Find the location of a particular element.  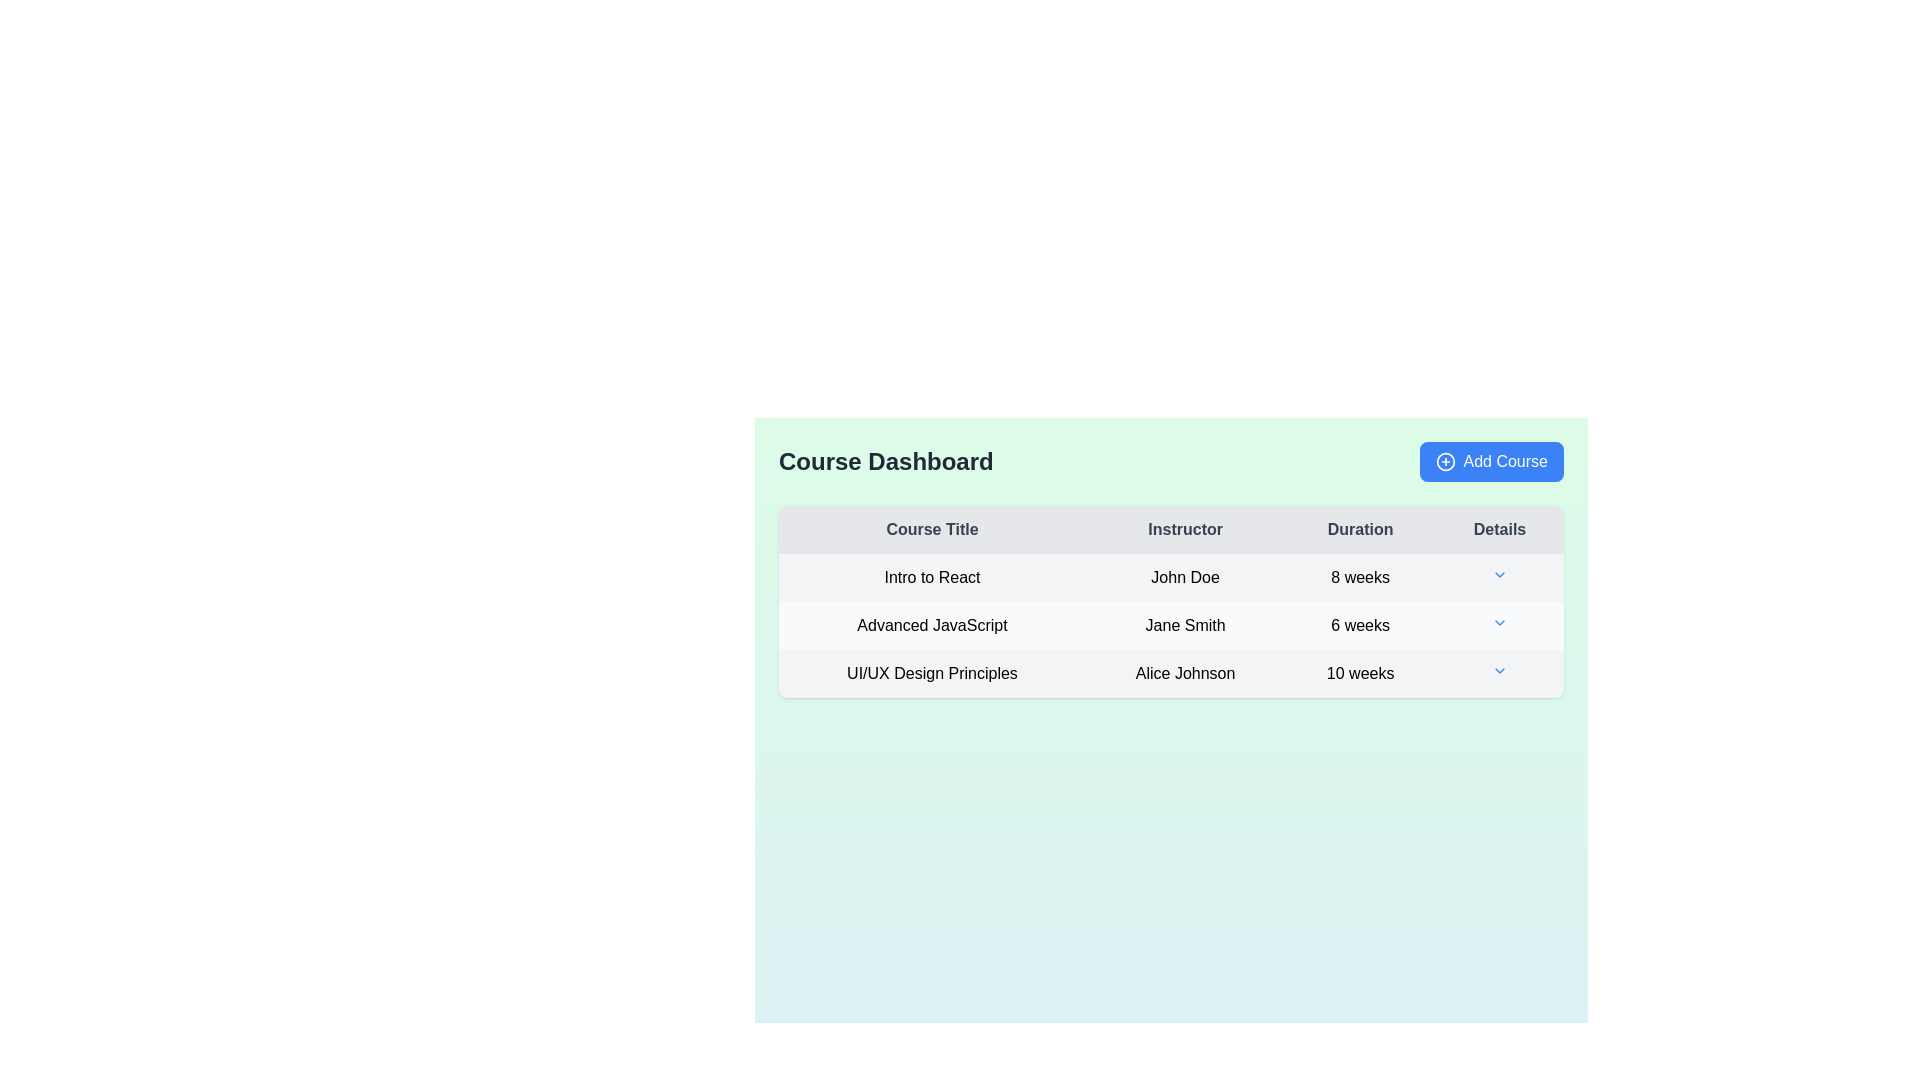

the text label displaying 'Intro to React' in black font on a light gray background, located in the first row of the table under the 'Course Title' column is located at coordinates (931, 578).